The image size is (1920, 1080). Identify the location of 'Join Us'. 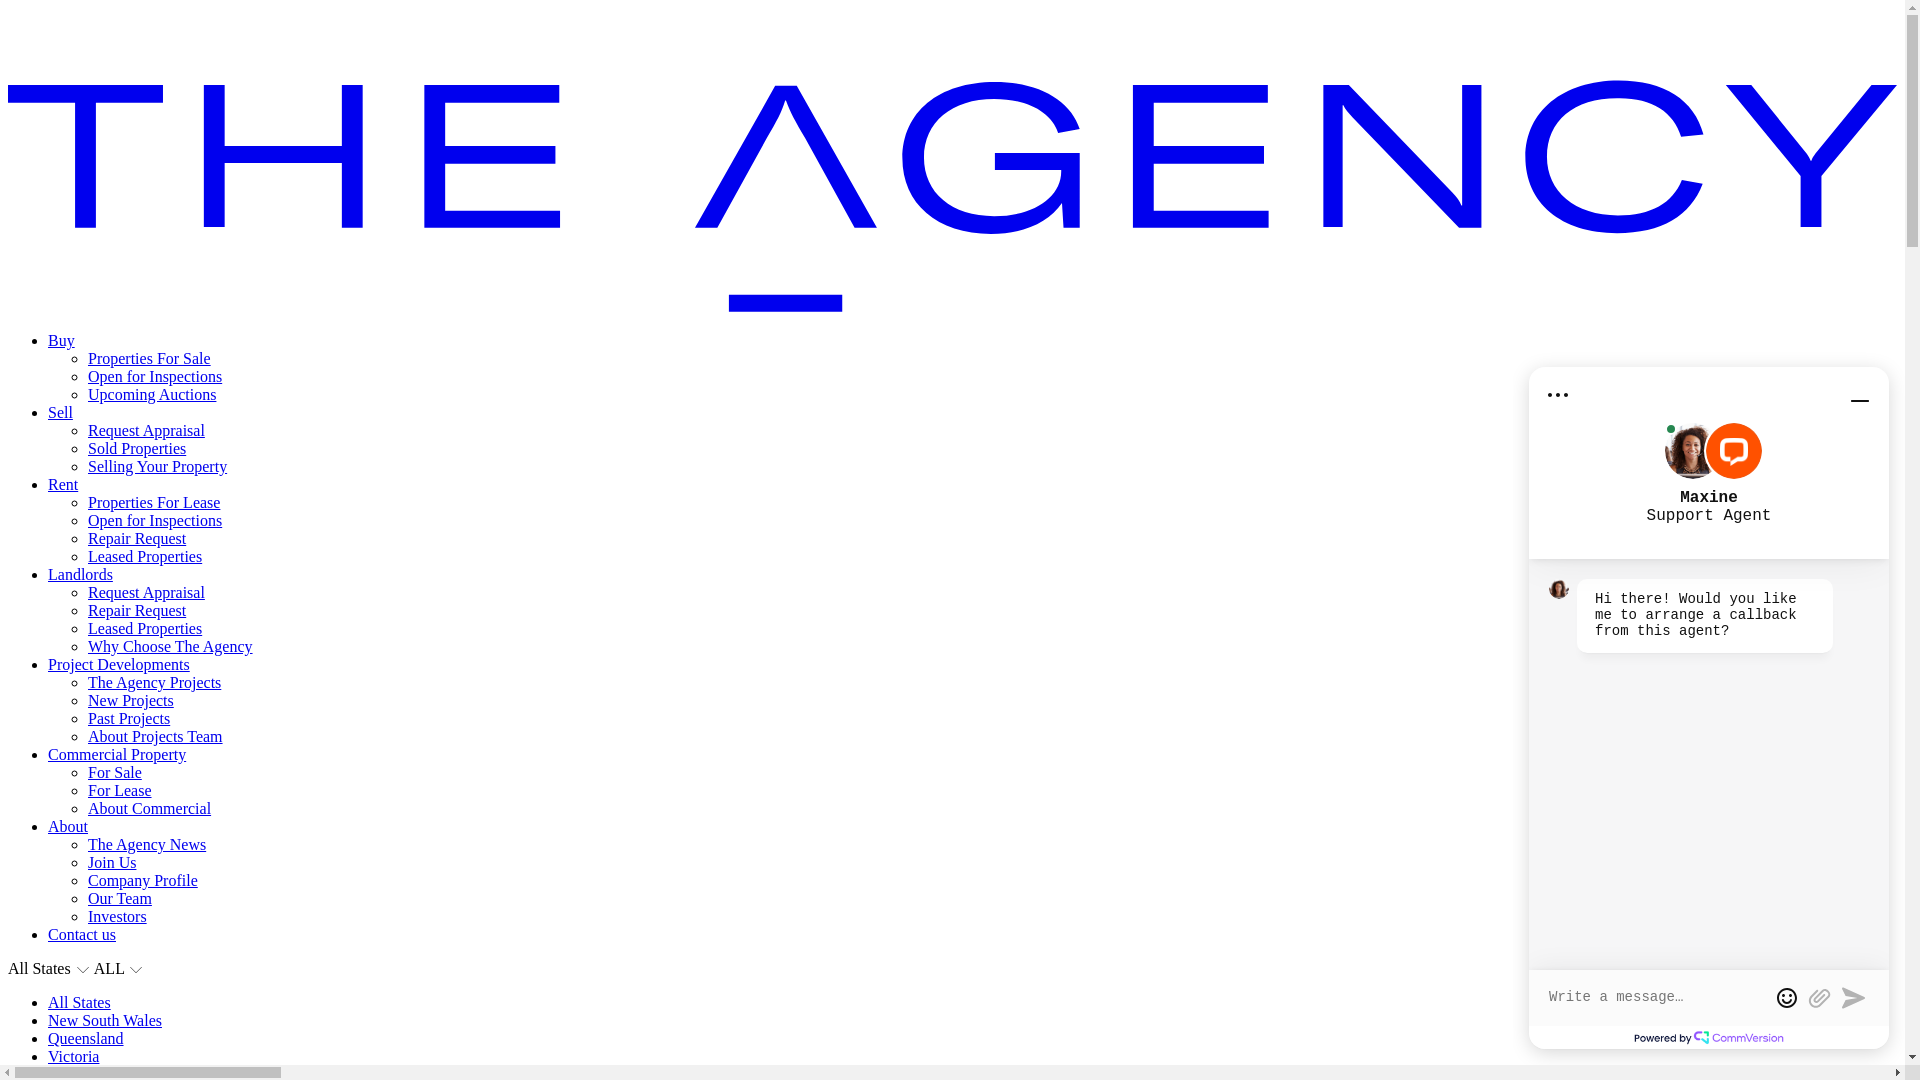
(110, 861).